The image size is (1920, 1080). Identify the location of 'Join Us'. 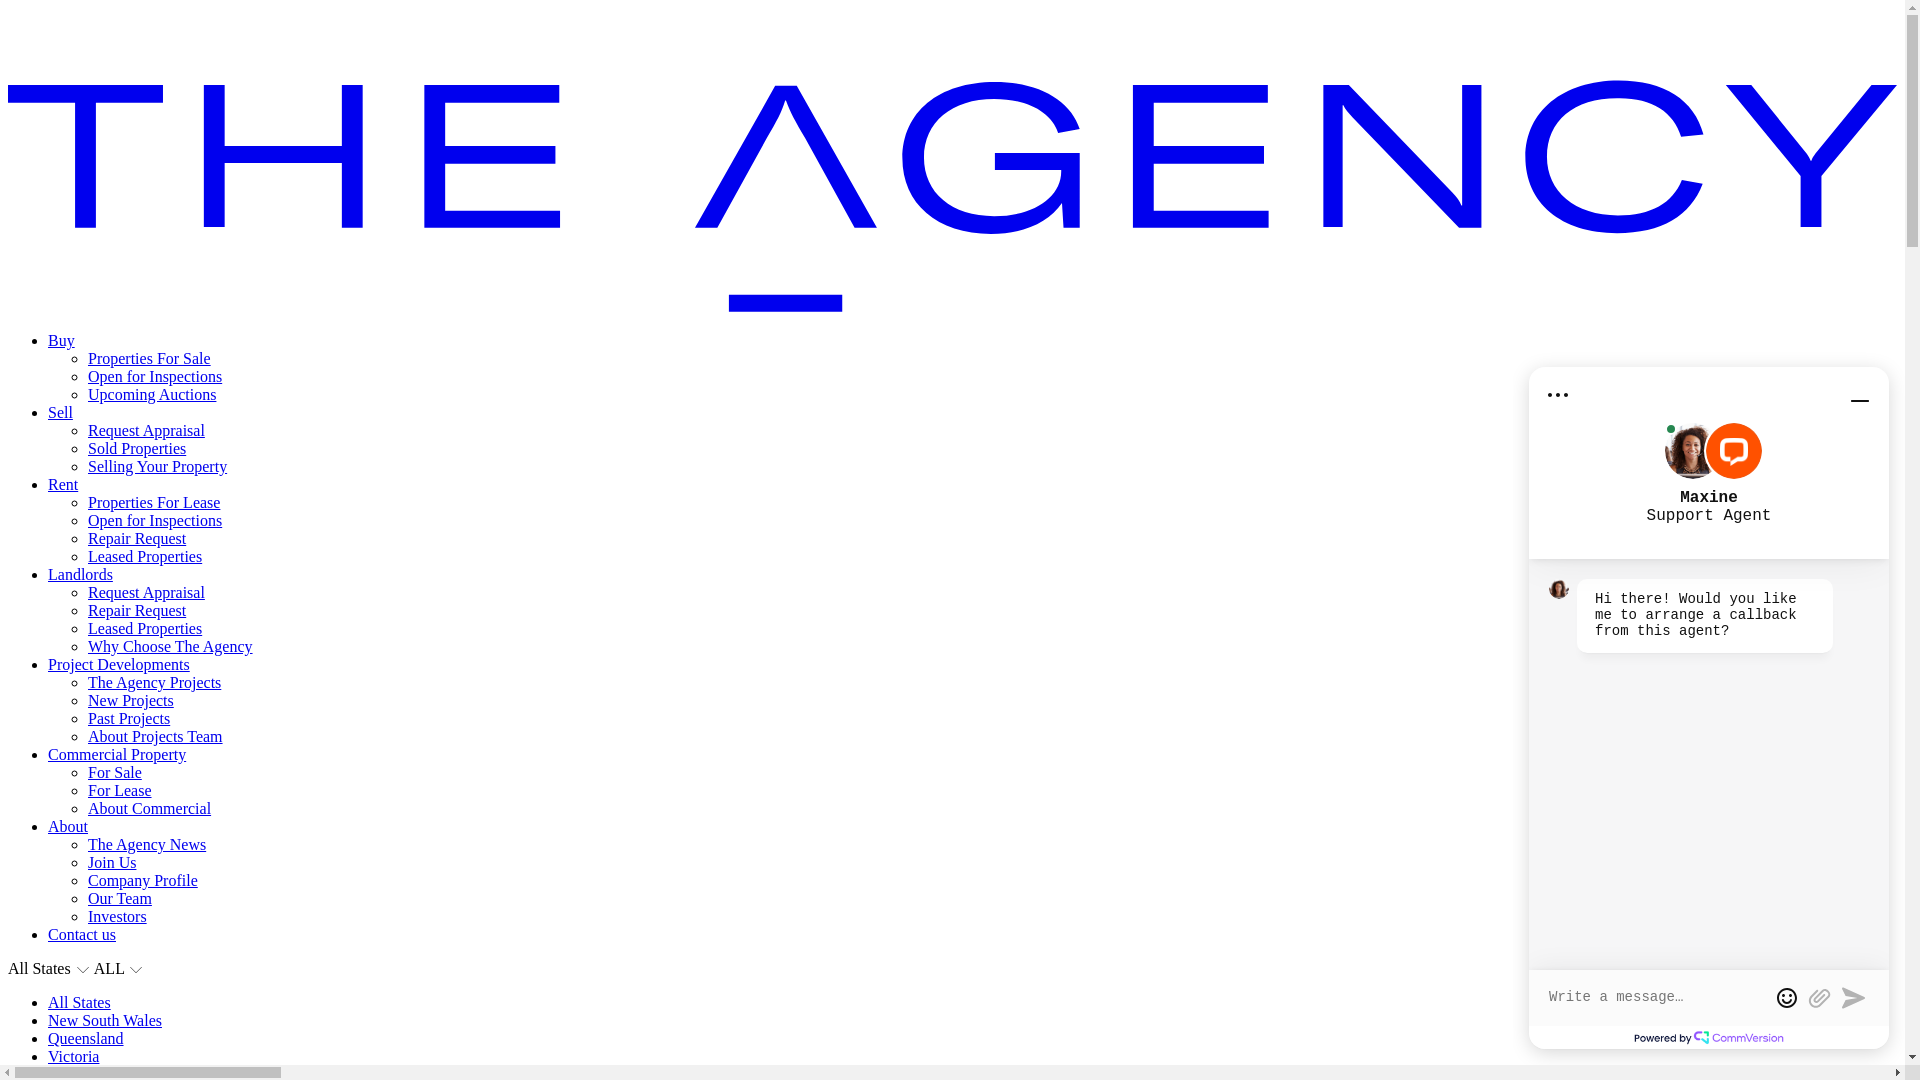
(110, 861).